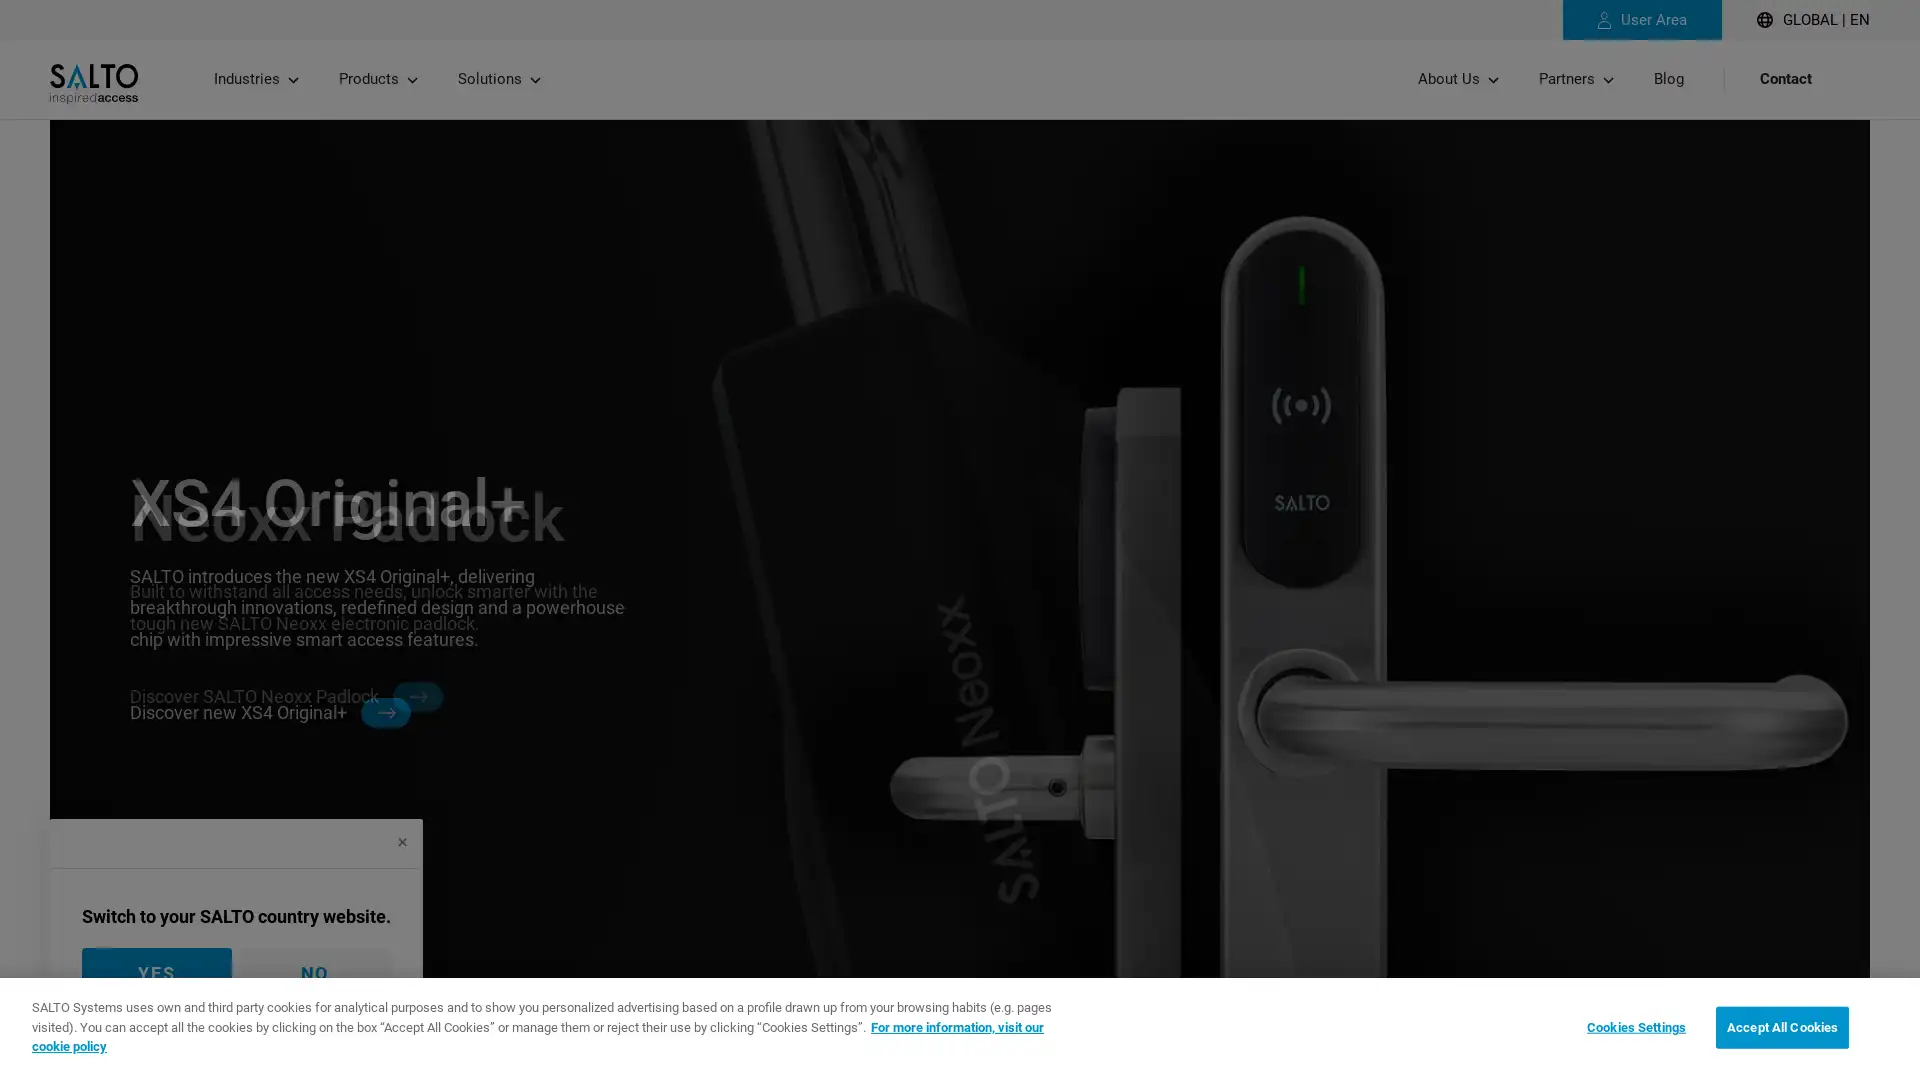  What do you see at coordinates (378, 77) in the screenshot?
I see `Products` at bounding box center [378, 77].